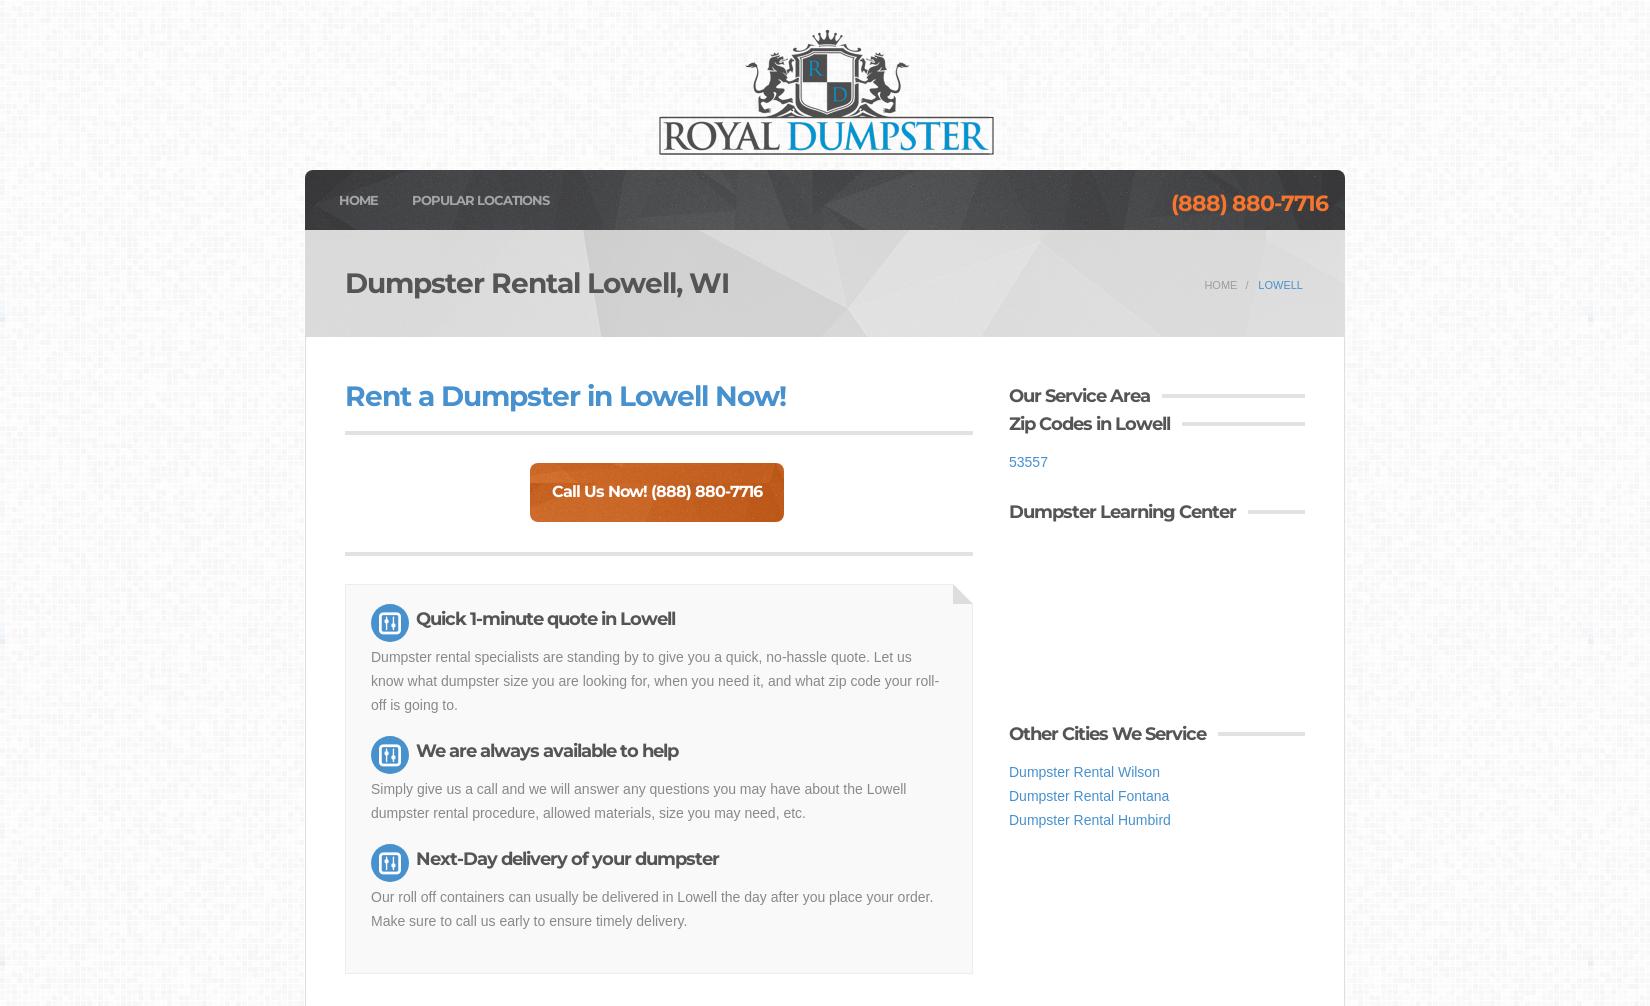  Describe the element at coordinates (637, 799) in the screenshot. I see `'Simply give us a call and we will answer any questions you may have about the Lowell dumpster rental procedure, allowed materials, size you may need, etc.'` at that location.